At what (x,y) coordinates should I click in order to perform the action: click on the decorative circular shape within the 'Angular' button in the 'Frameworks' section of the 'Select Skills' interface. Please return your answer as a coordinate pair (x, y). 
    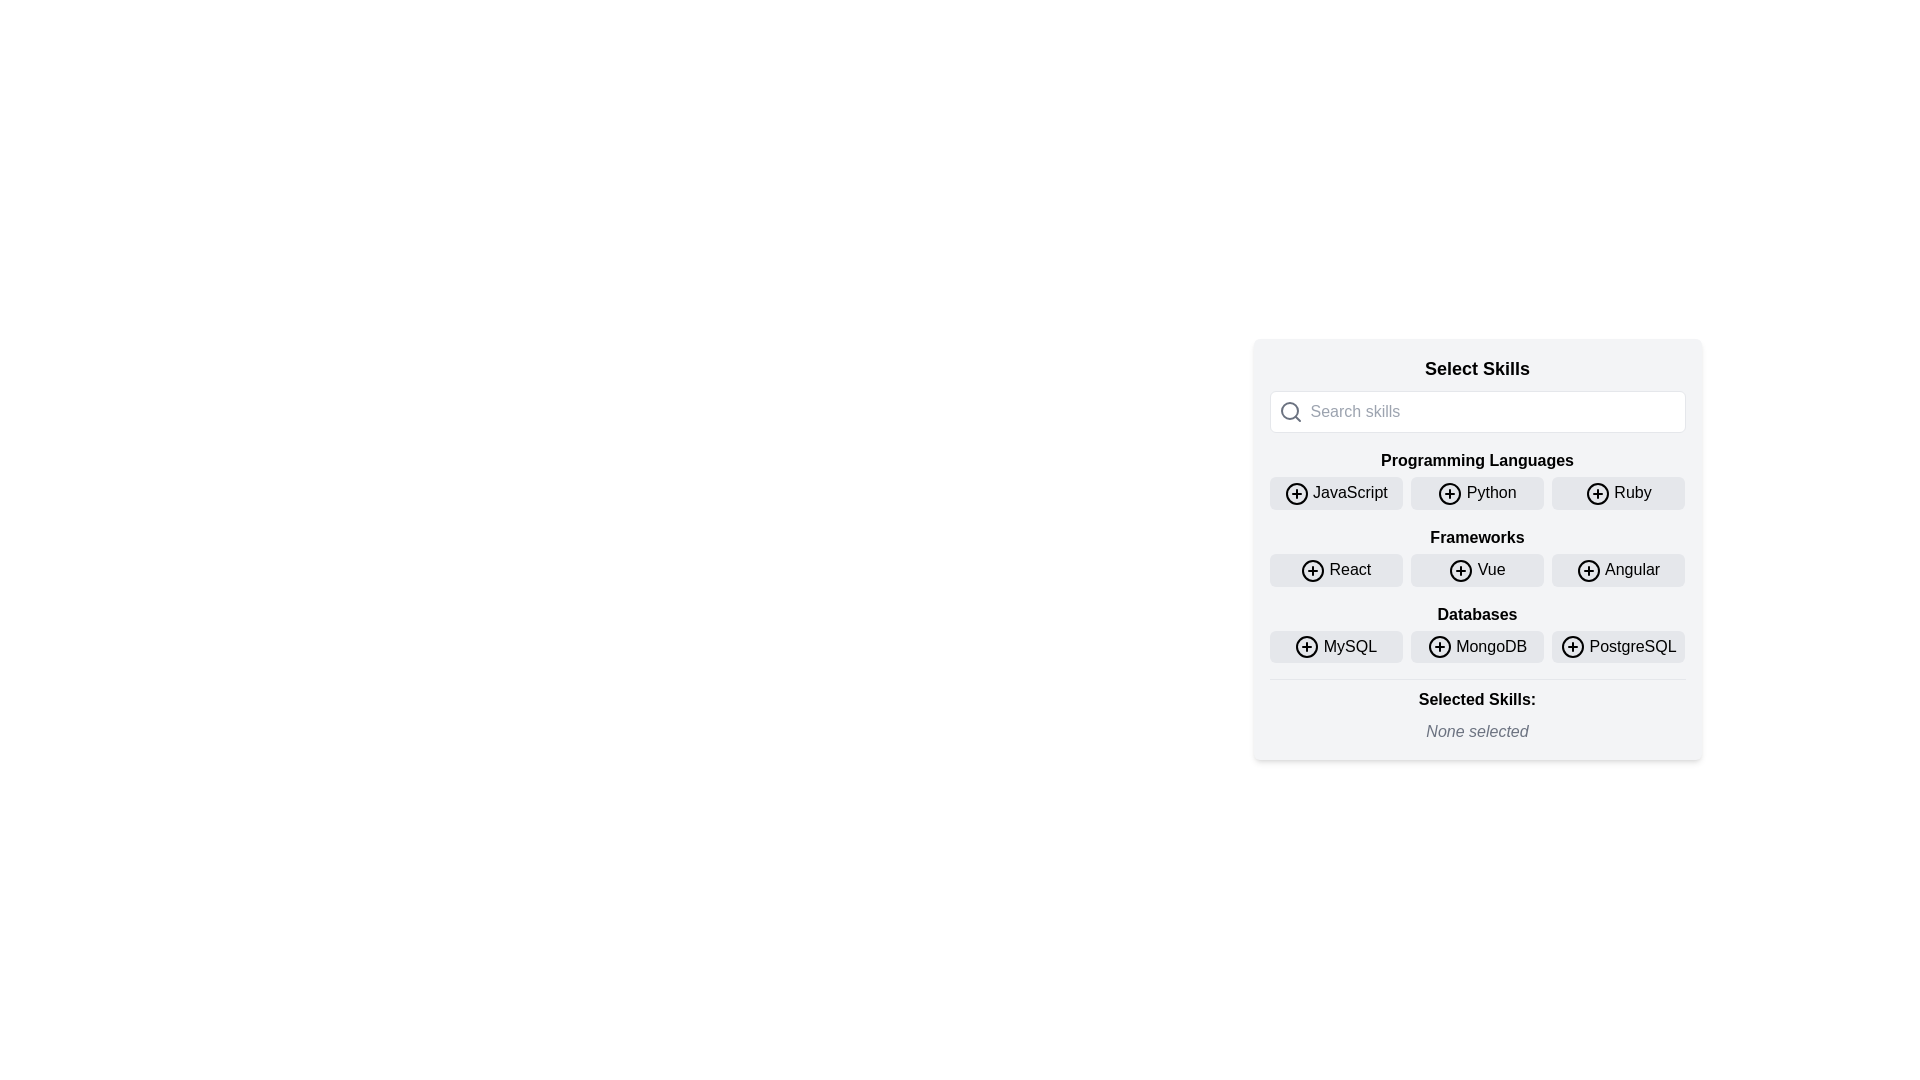
    Looking at the image, I should click on (1588, 570).